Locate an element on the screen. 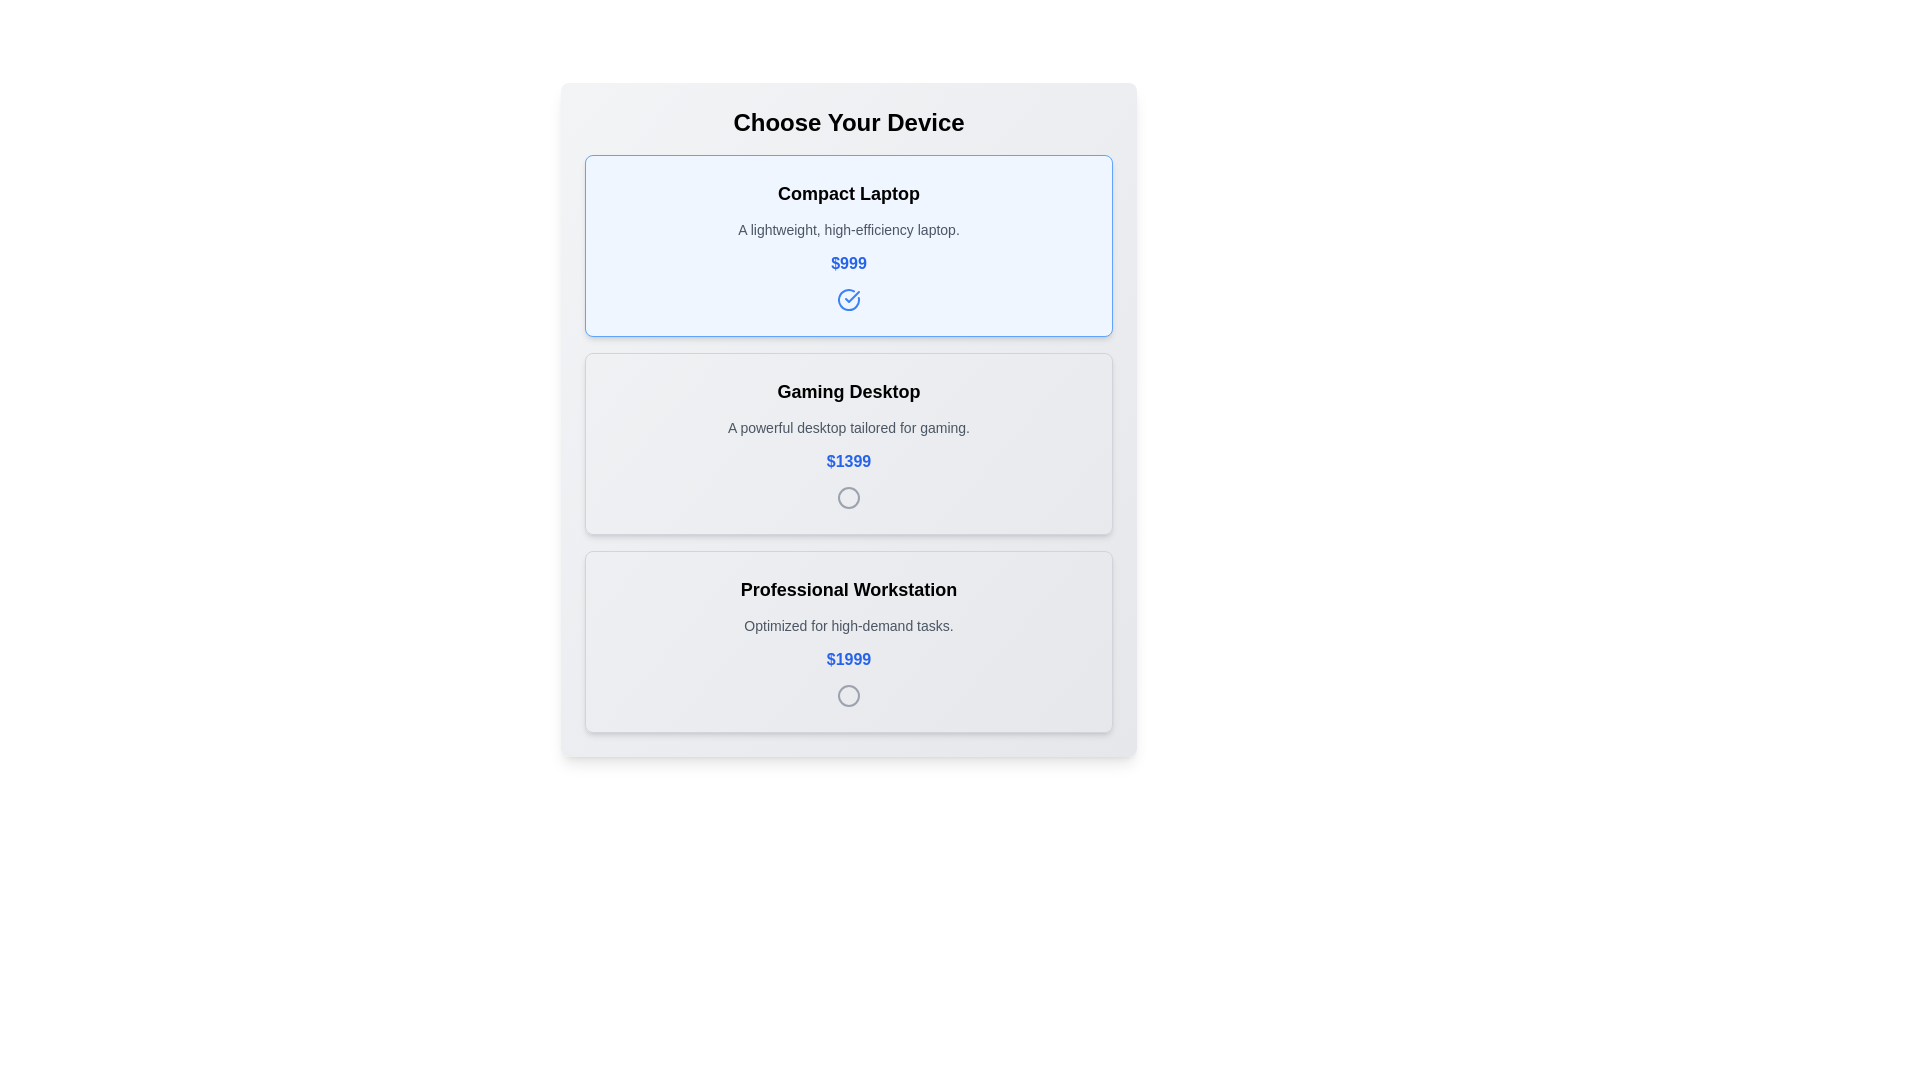 Image resolution: width=1920 pixels, height=1080 pixels. the circular blue icon with a white checkmark located beneath the '$999' price text in the 'Compact Laptop' selection card by moving the cursor to its center is located at coordinates (849, 300).